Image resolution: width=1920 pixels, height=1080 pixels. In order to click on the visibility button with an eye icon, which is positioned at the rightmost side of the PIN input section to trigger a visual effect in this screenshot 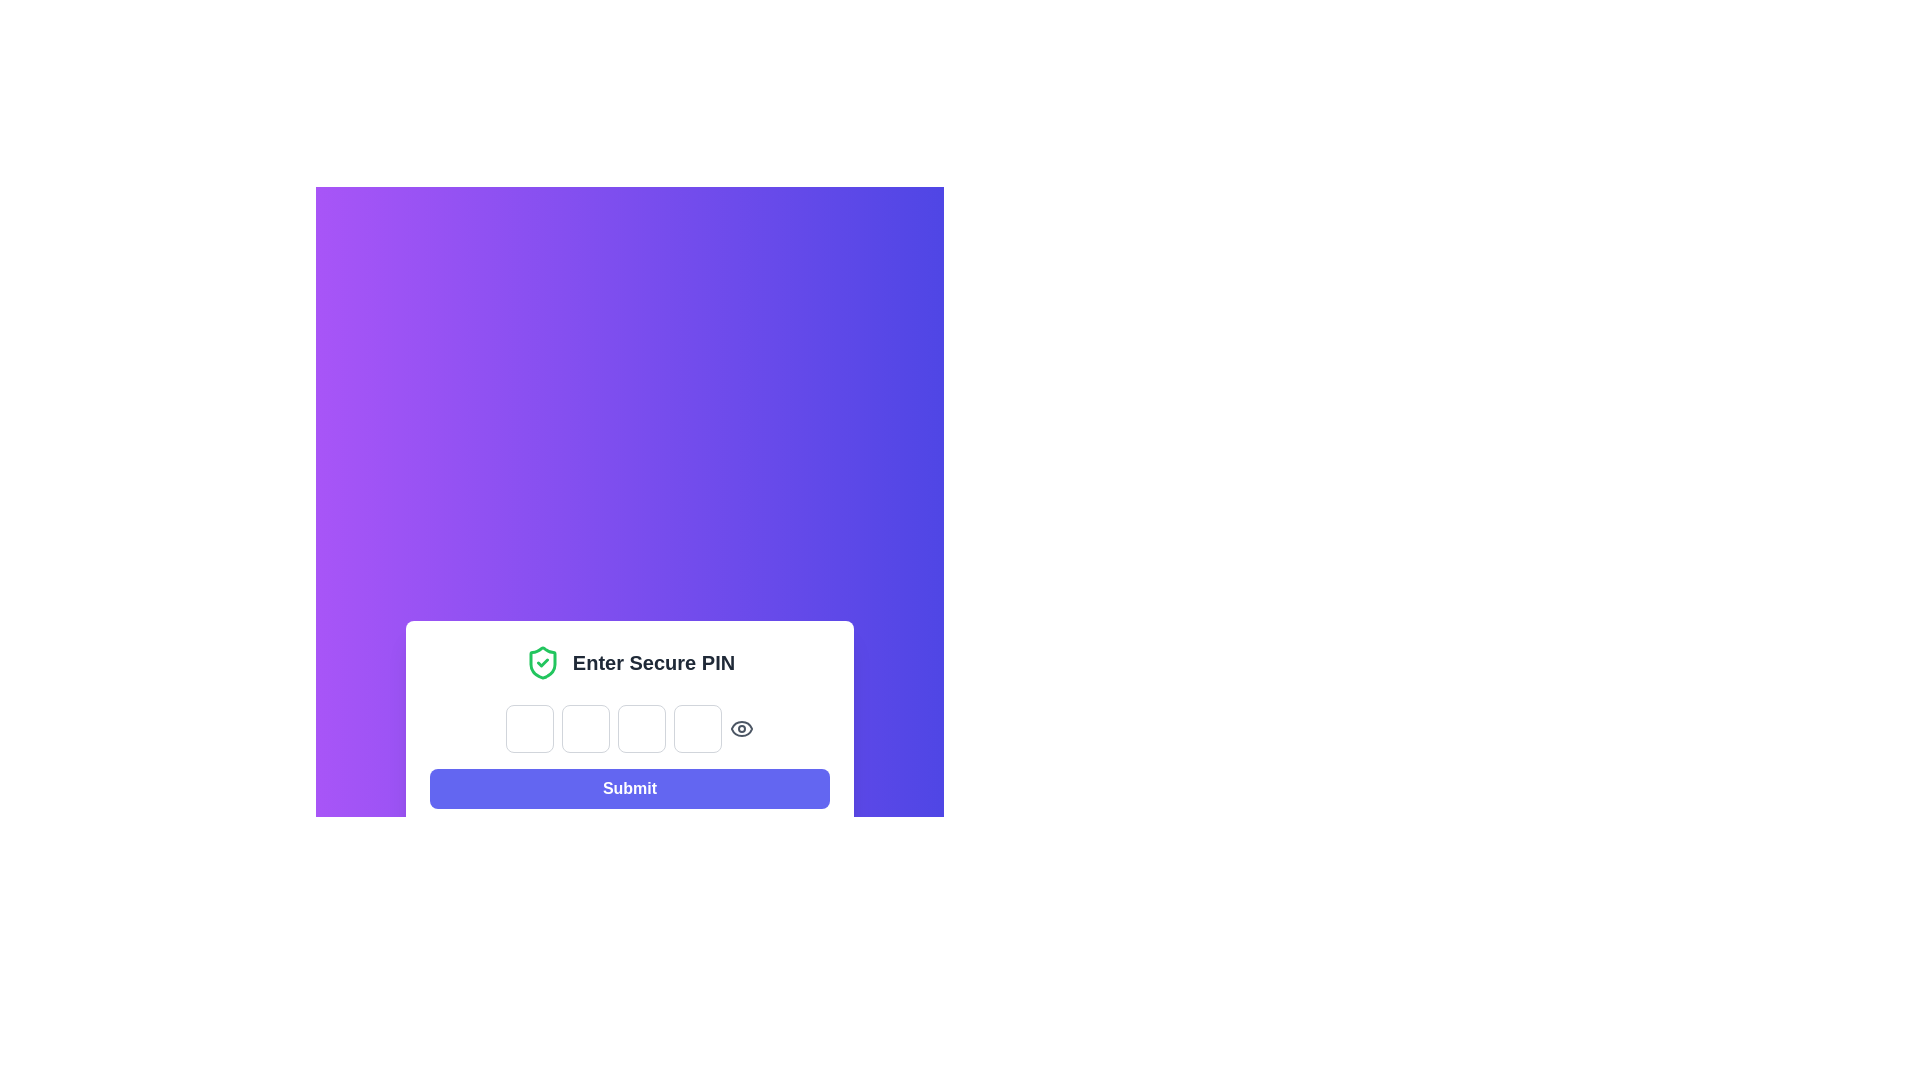, I will do `click(741, 729)`.